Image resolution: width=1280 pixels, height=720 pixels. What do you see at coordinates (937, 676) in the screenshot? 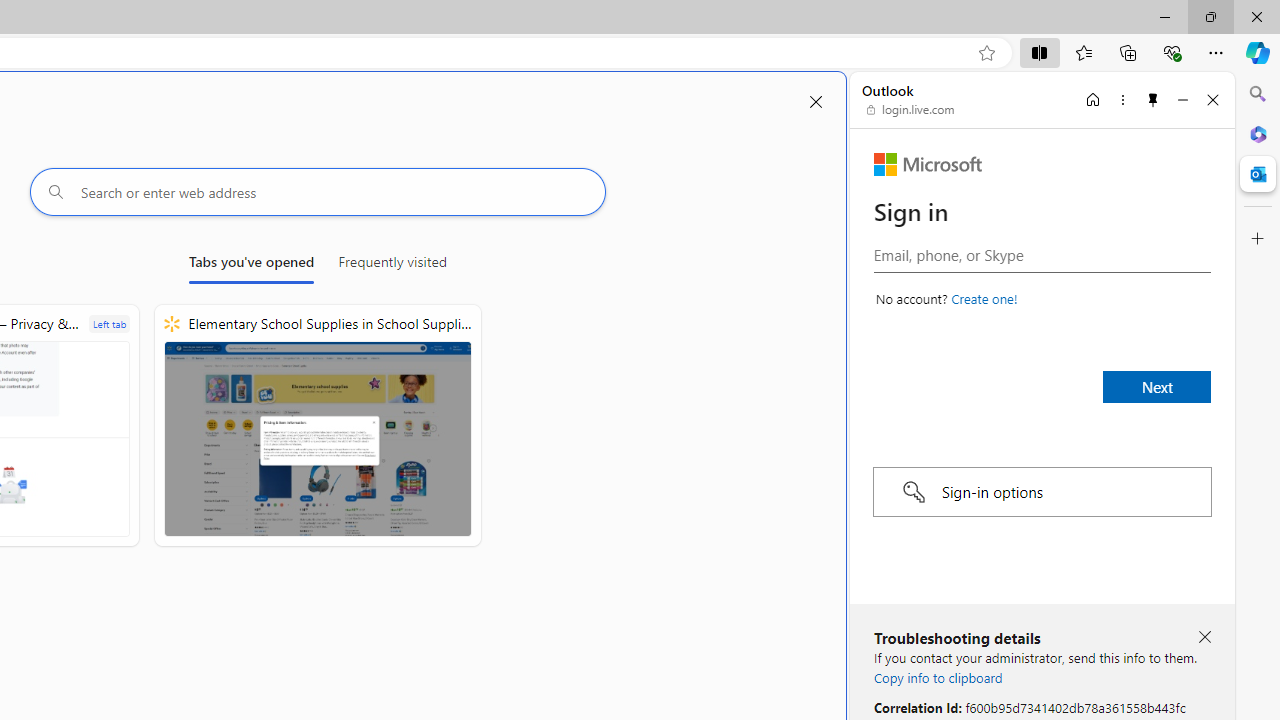
I see `'Copy info to clipboard'` at bounding box center [937, 676].